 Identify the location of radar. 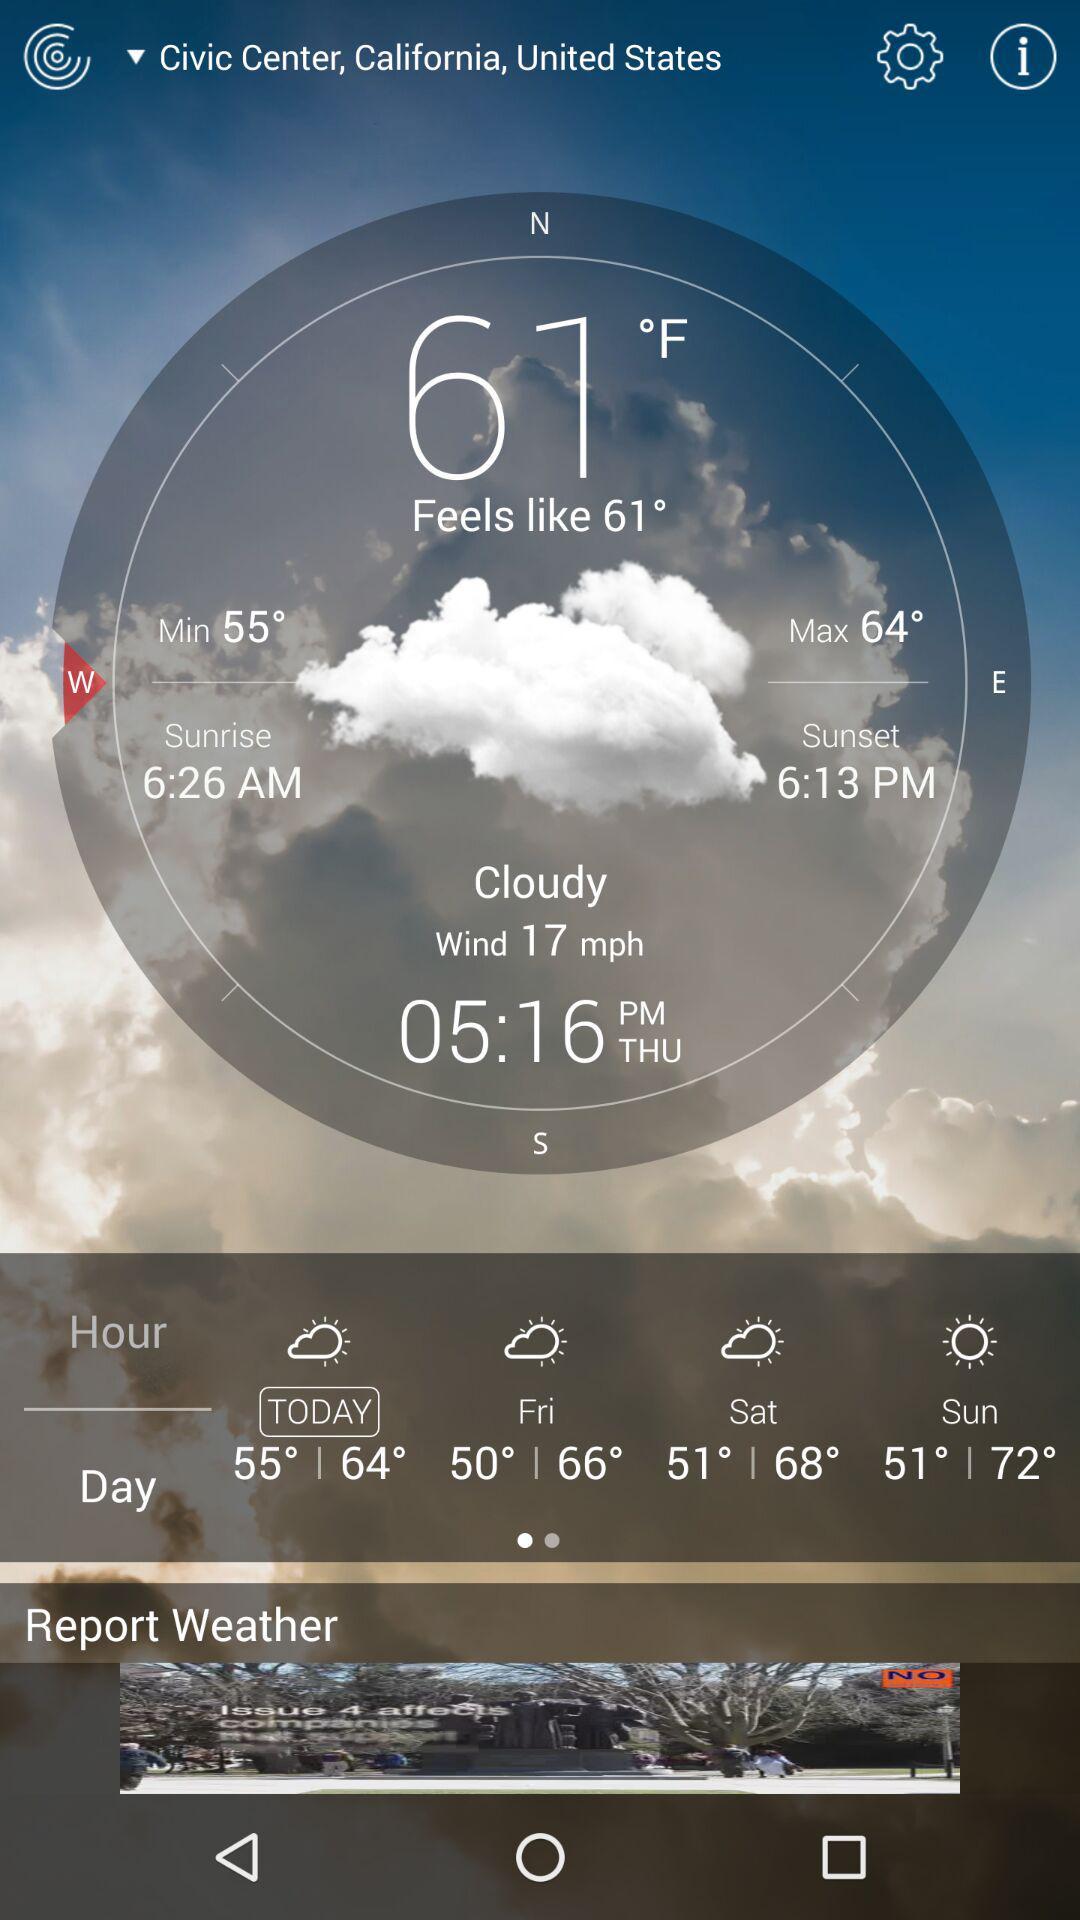
(55, 56).